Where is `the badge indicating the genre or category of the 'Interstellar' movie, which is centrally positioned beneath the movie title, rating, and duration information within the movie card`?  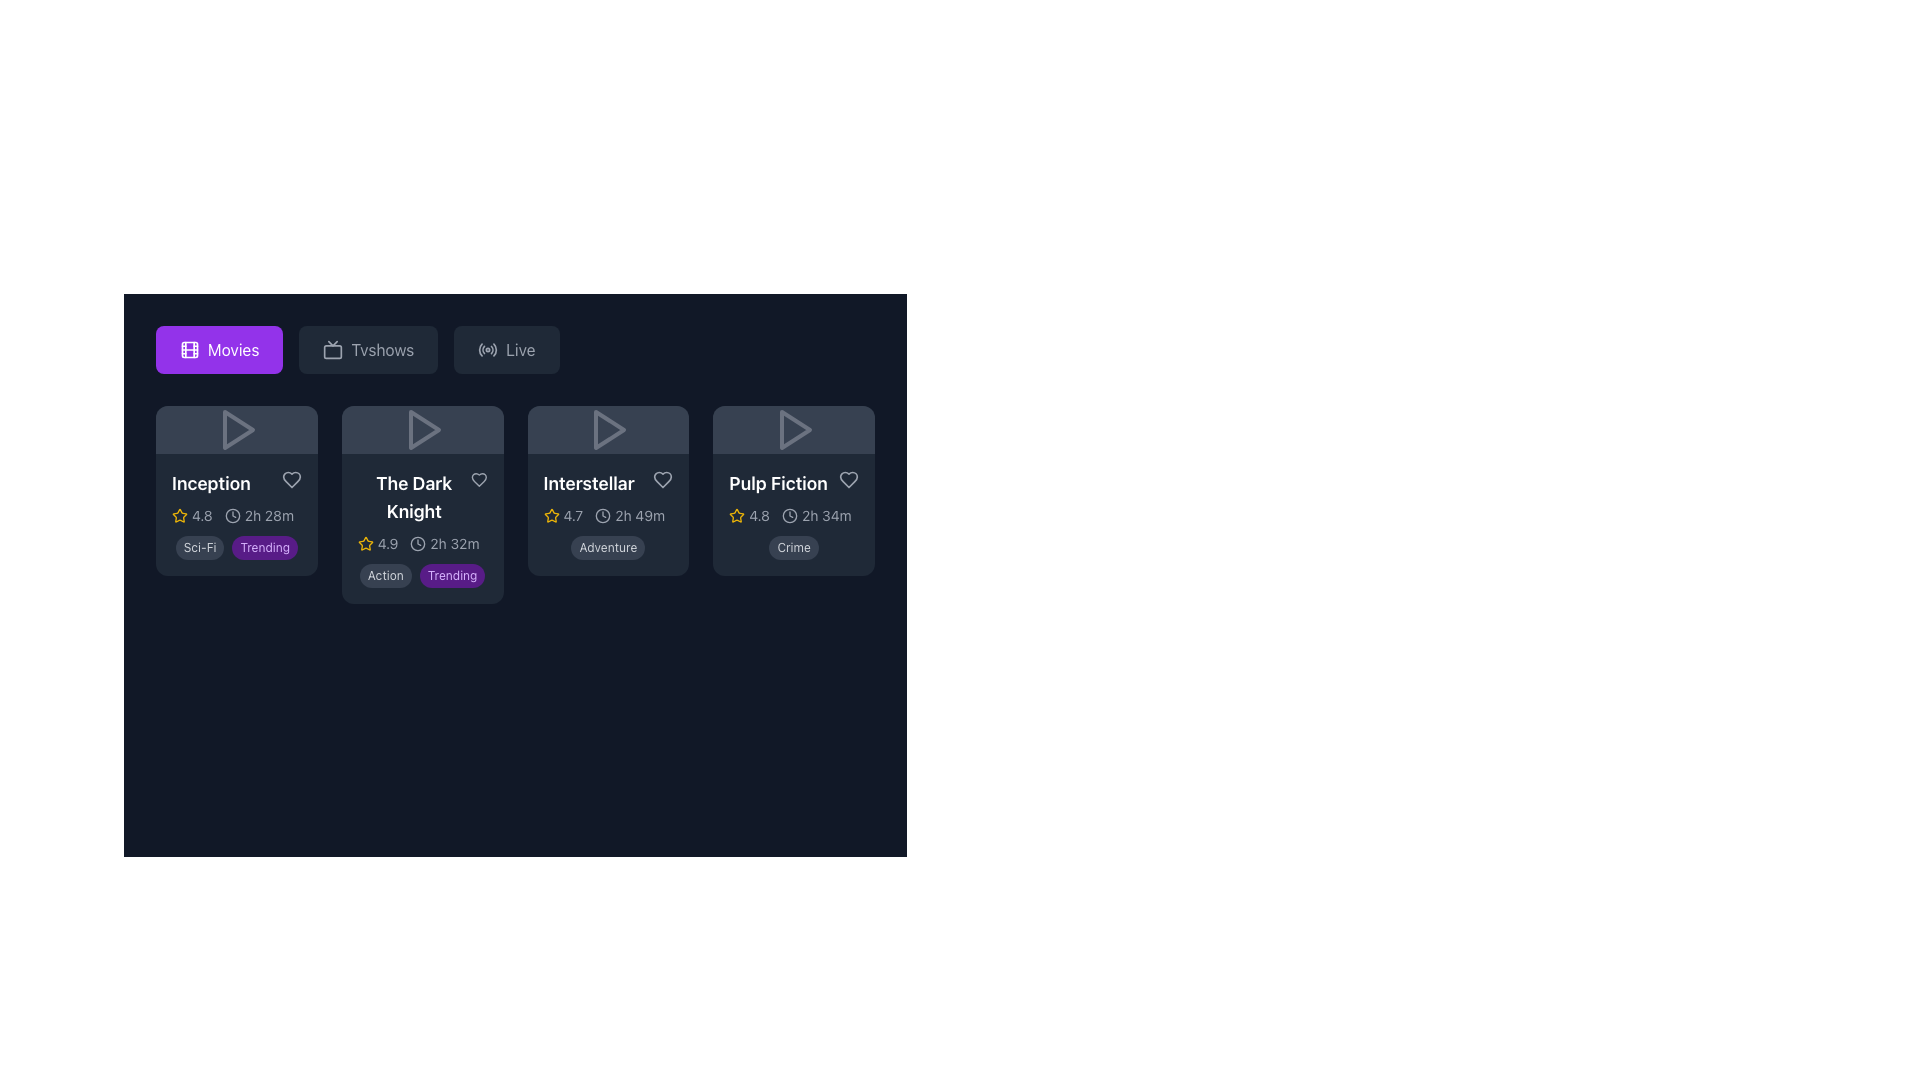 the badge indicating the genre or category of the 'Interstellar' movie, which is centrally positioned beneath the movie title, rating, and duration information within the movie card is located at coordinates (607, 547).